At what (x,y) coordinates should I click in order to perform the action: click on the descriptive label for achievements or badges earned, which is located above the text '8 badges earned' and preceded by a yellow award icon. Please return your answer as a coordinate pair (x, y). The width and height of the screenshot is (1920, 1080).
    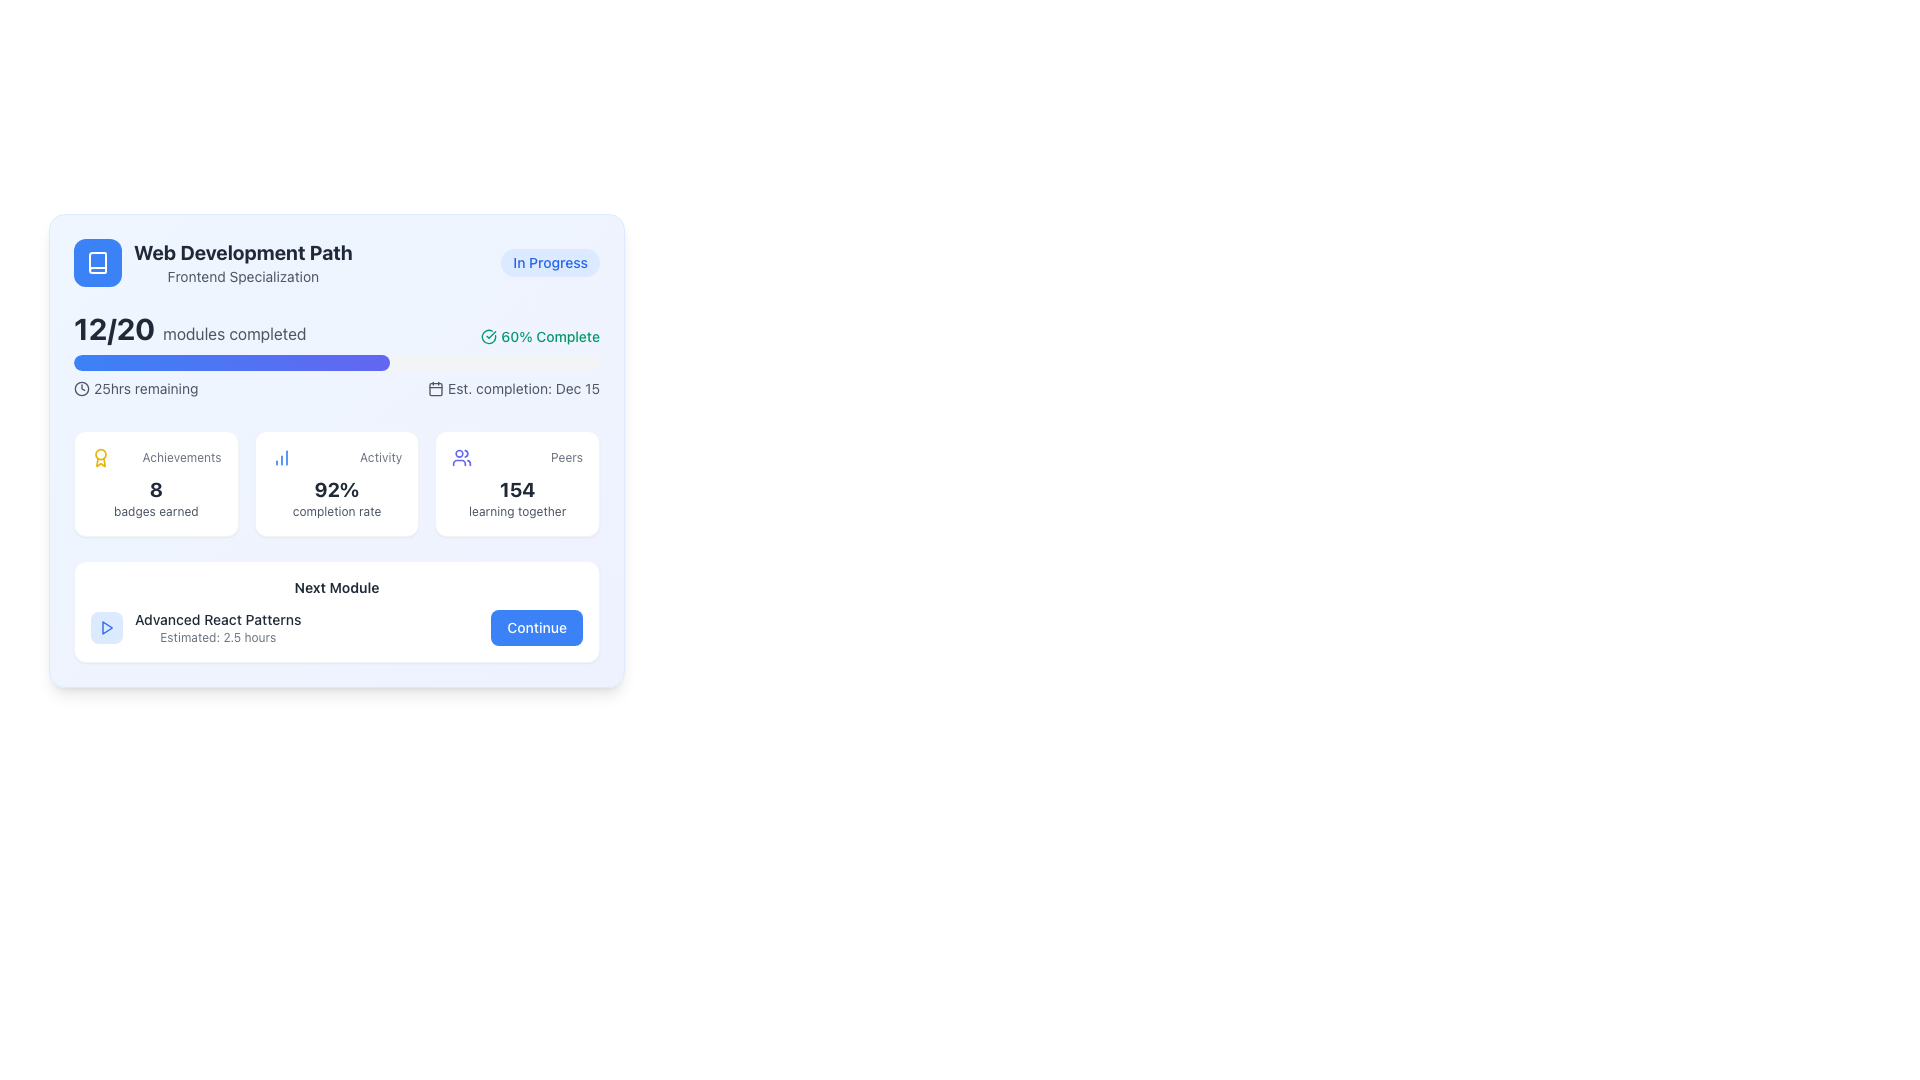
    Looking at the image, I should click on (182, 458).